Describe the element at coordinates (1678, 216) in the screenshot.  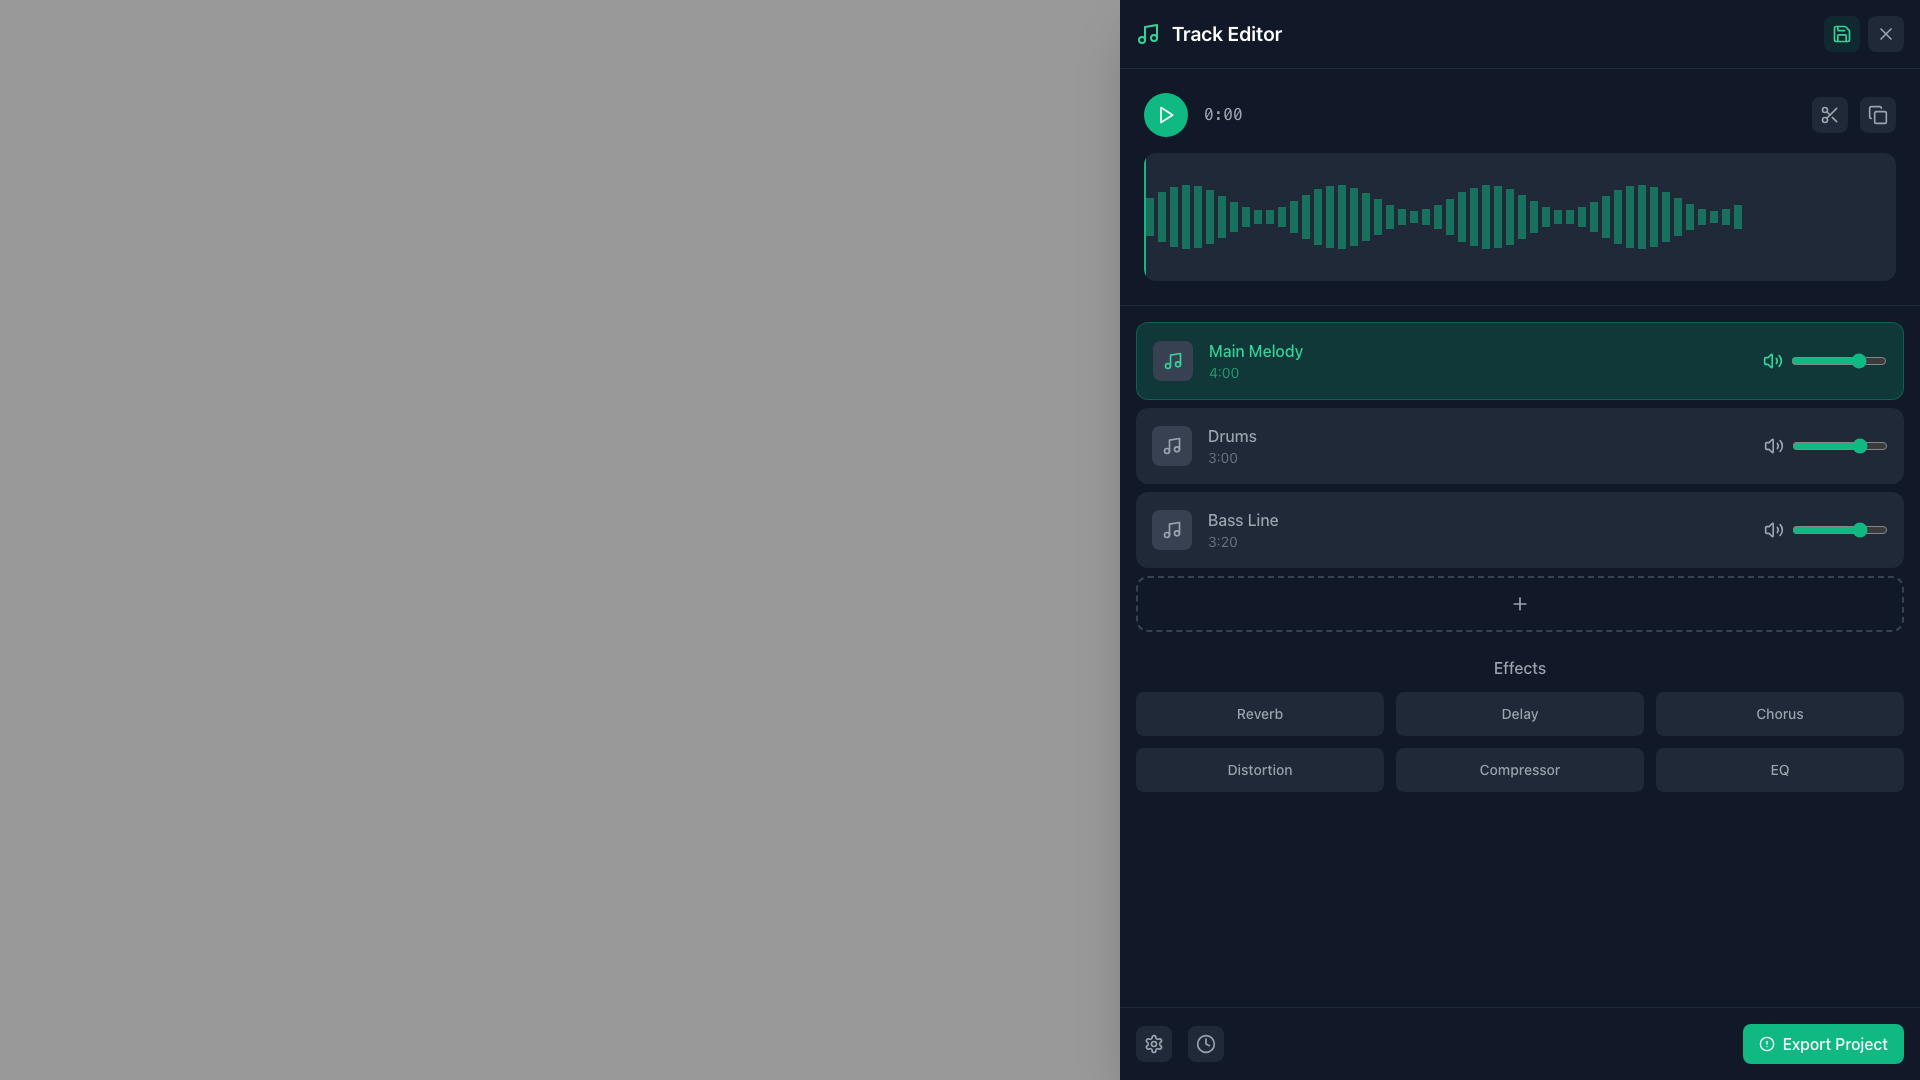
I see `the 43rd graphical bar element representing the audio waveform, which is located towards the upper-right portion of the display` at that location.